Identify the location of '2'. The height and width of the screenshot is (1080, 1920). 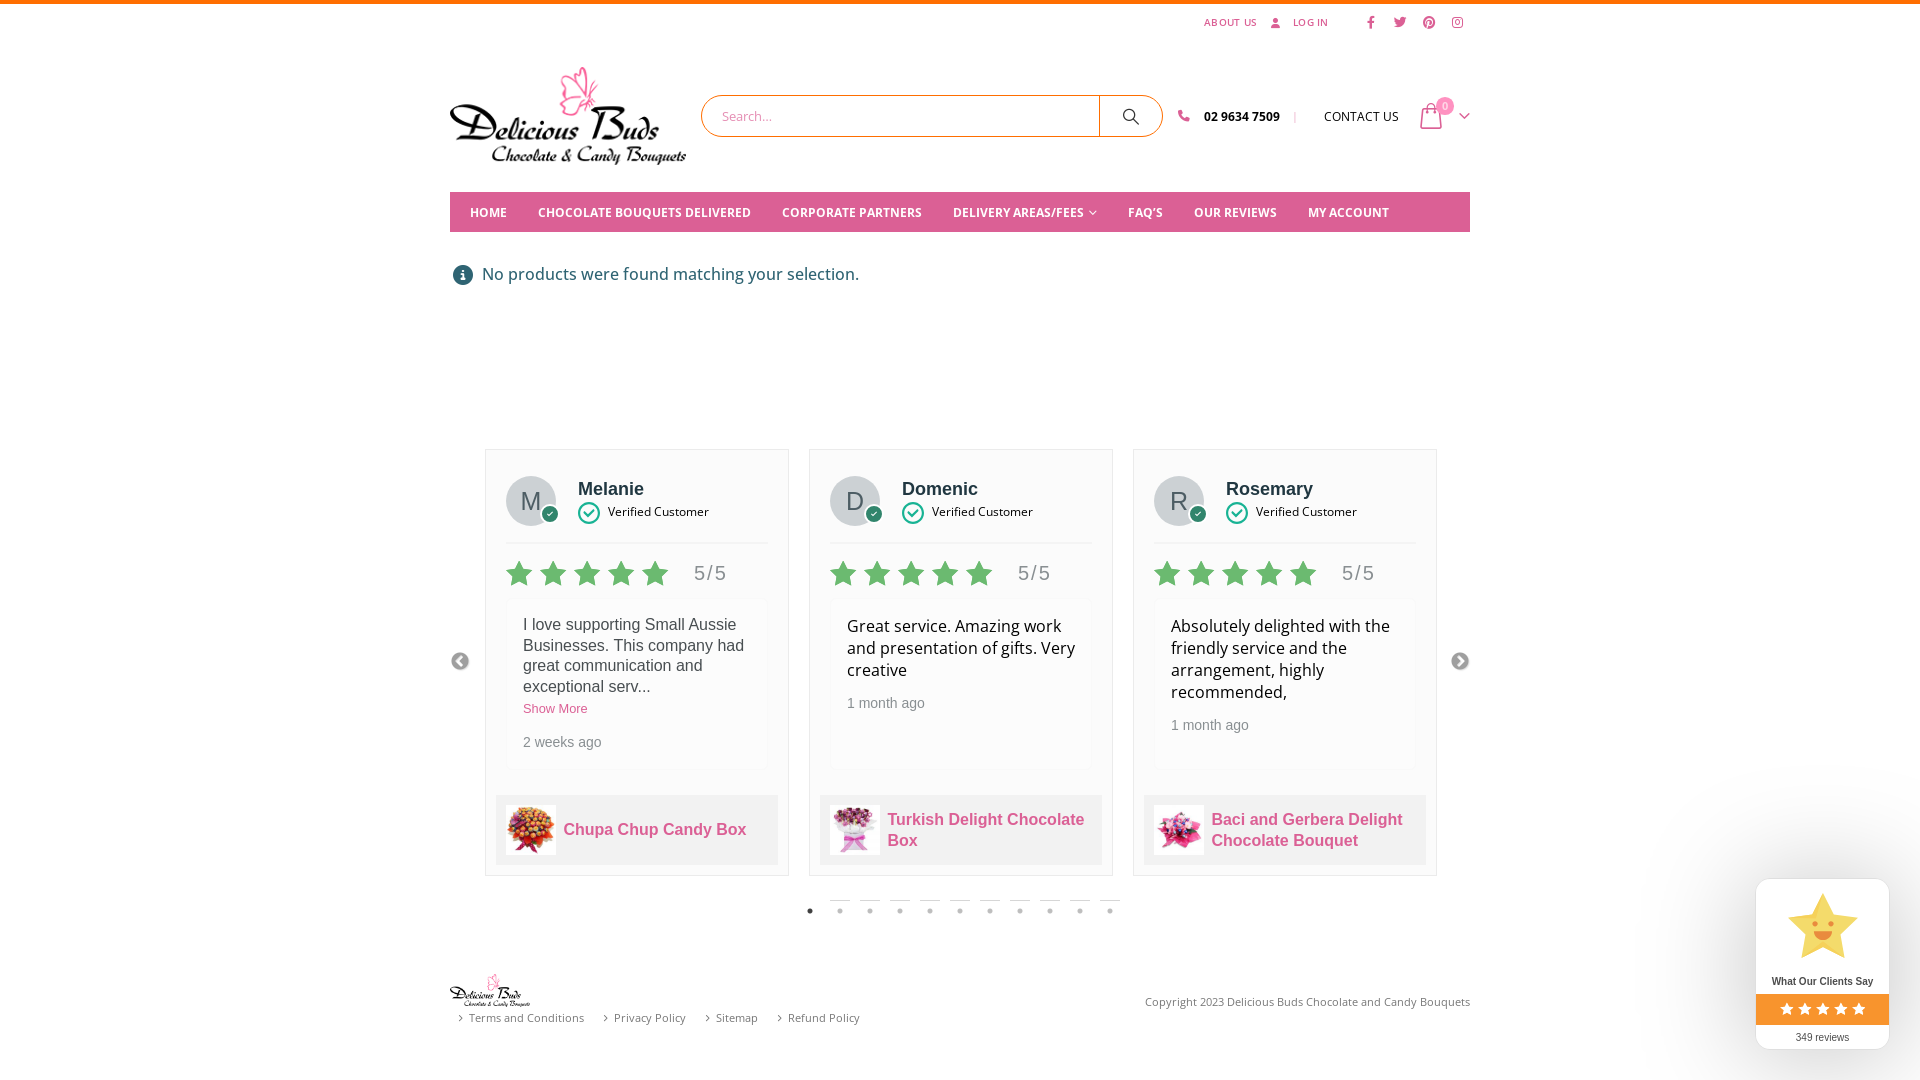
(830, 910).